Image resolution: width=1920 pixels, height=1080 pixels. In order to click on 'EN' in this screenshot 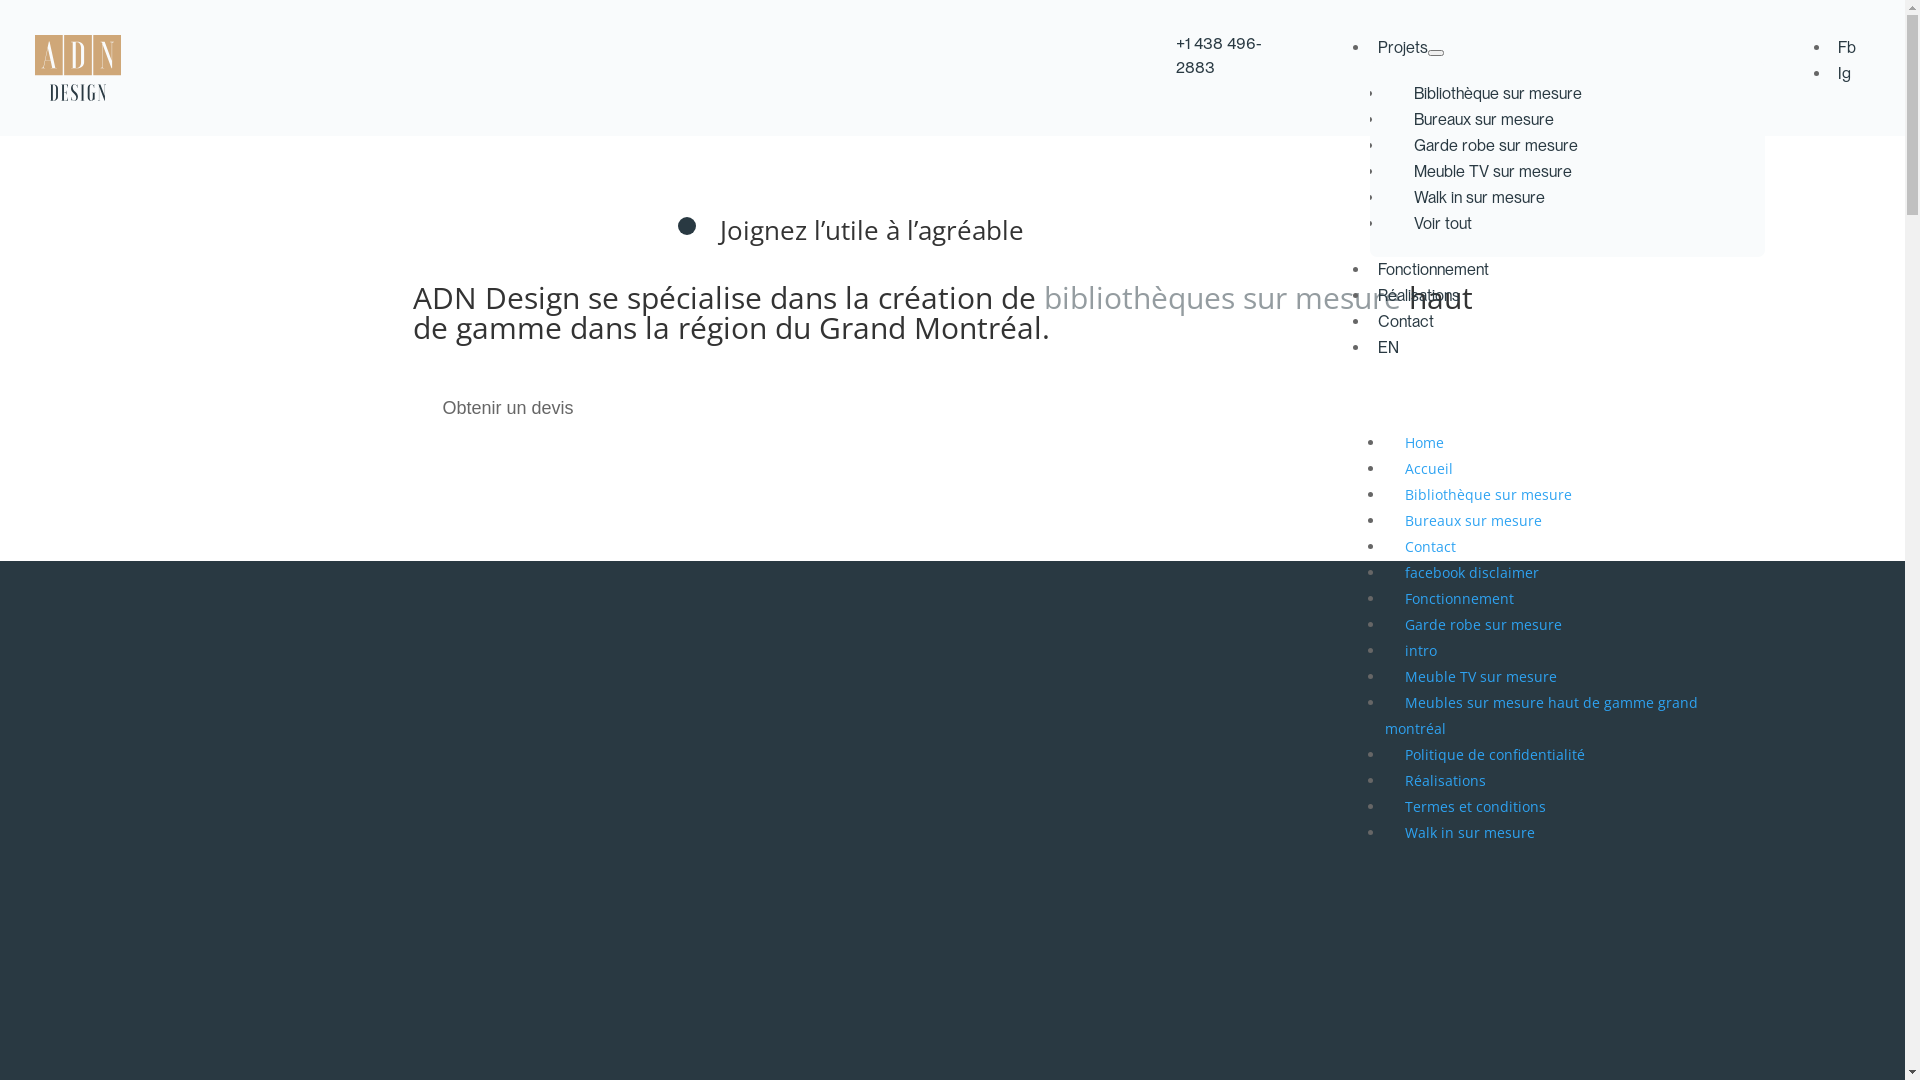, I will do `click(1386, 351)`.